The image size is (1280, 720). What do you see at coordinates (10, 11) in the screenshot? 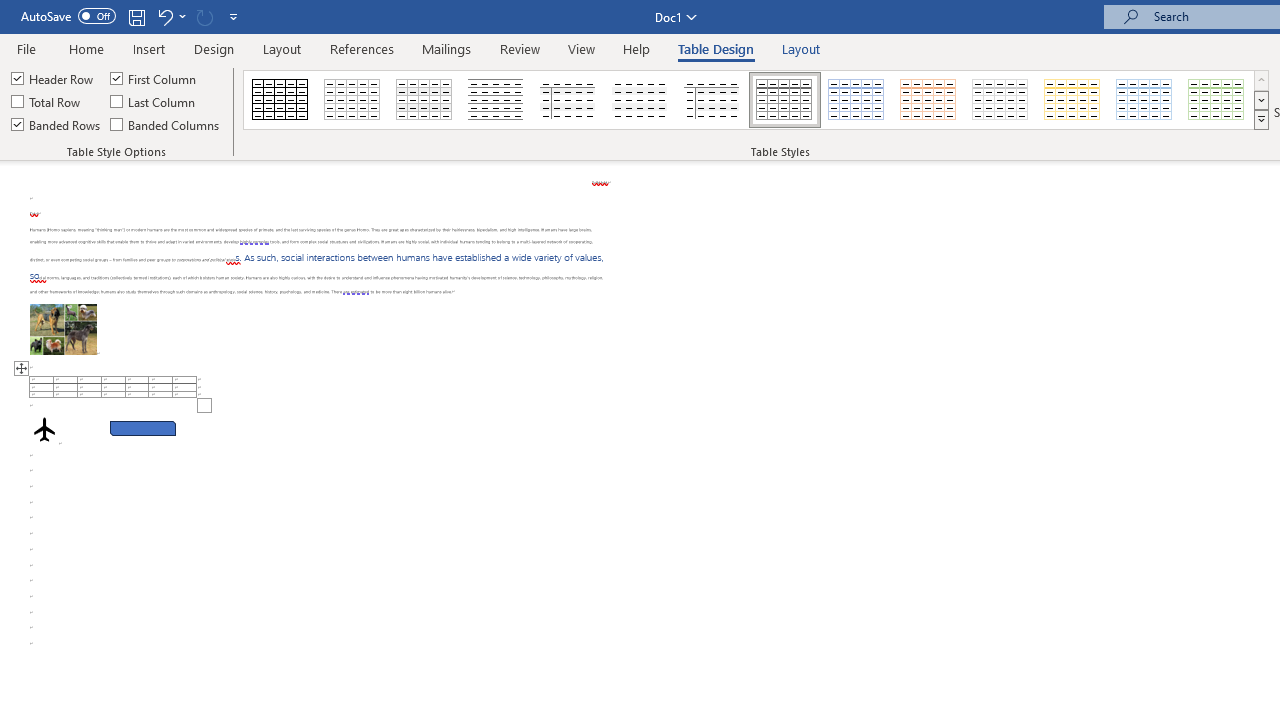
I see `'System'` at bounding box center [10, 11].